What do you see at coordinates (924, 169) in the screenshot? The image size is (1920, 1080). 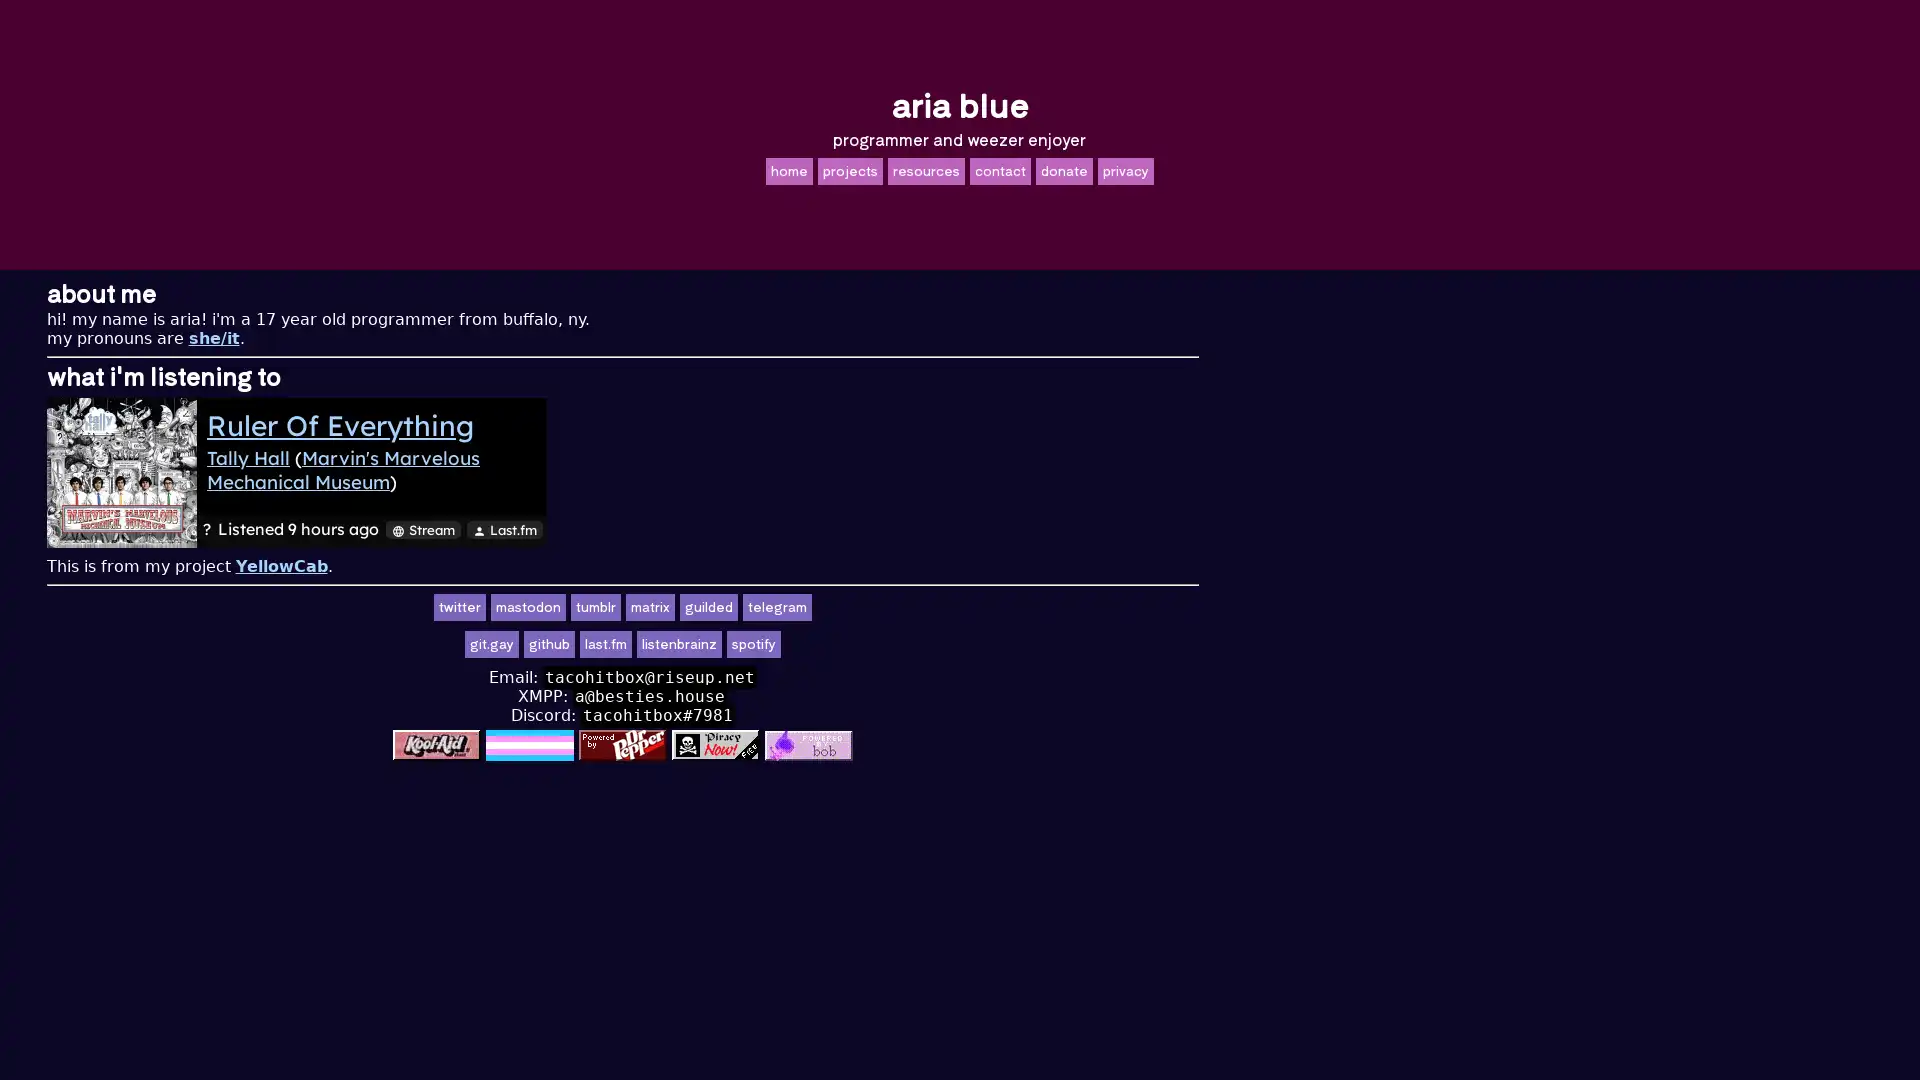 I see `resources` at bounding box center [924, 169].